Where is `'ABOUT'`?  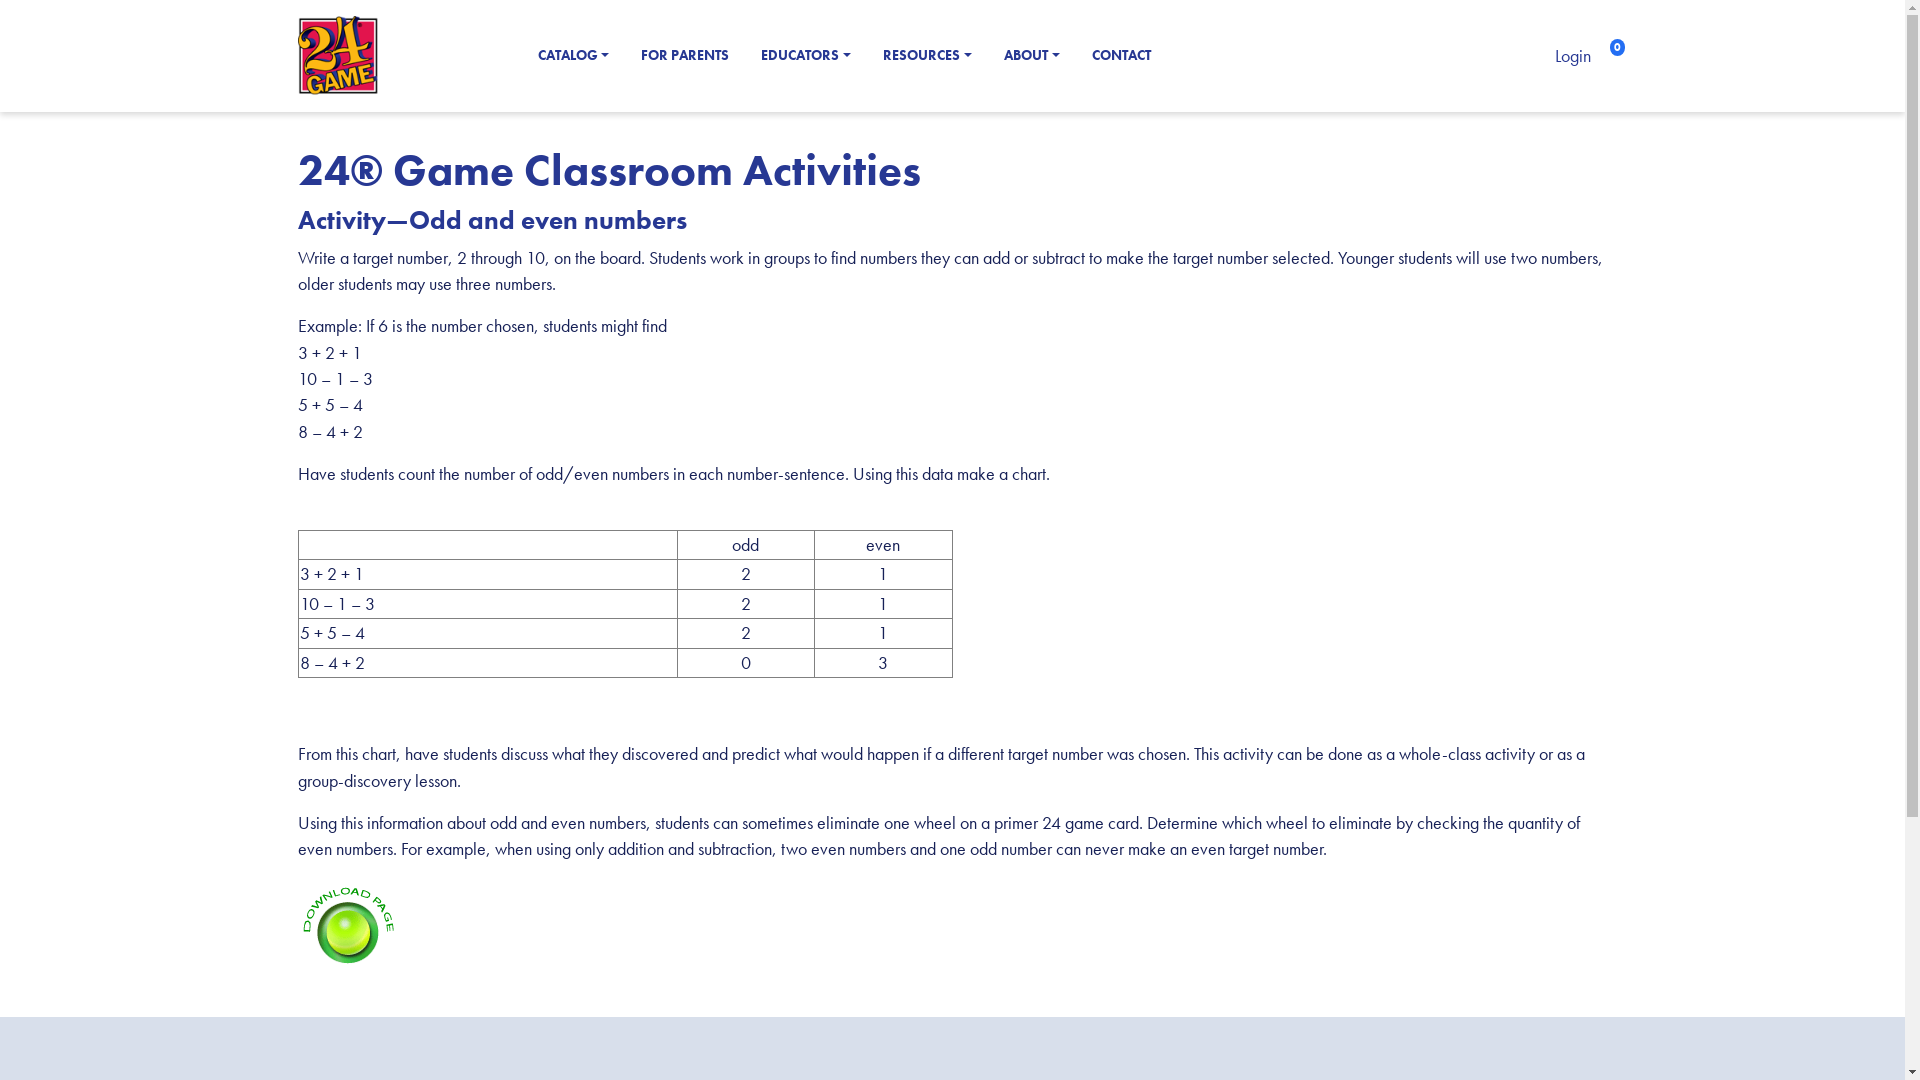 'ABOUT' is located at coordinates (988, 55).